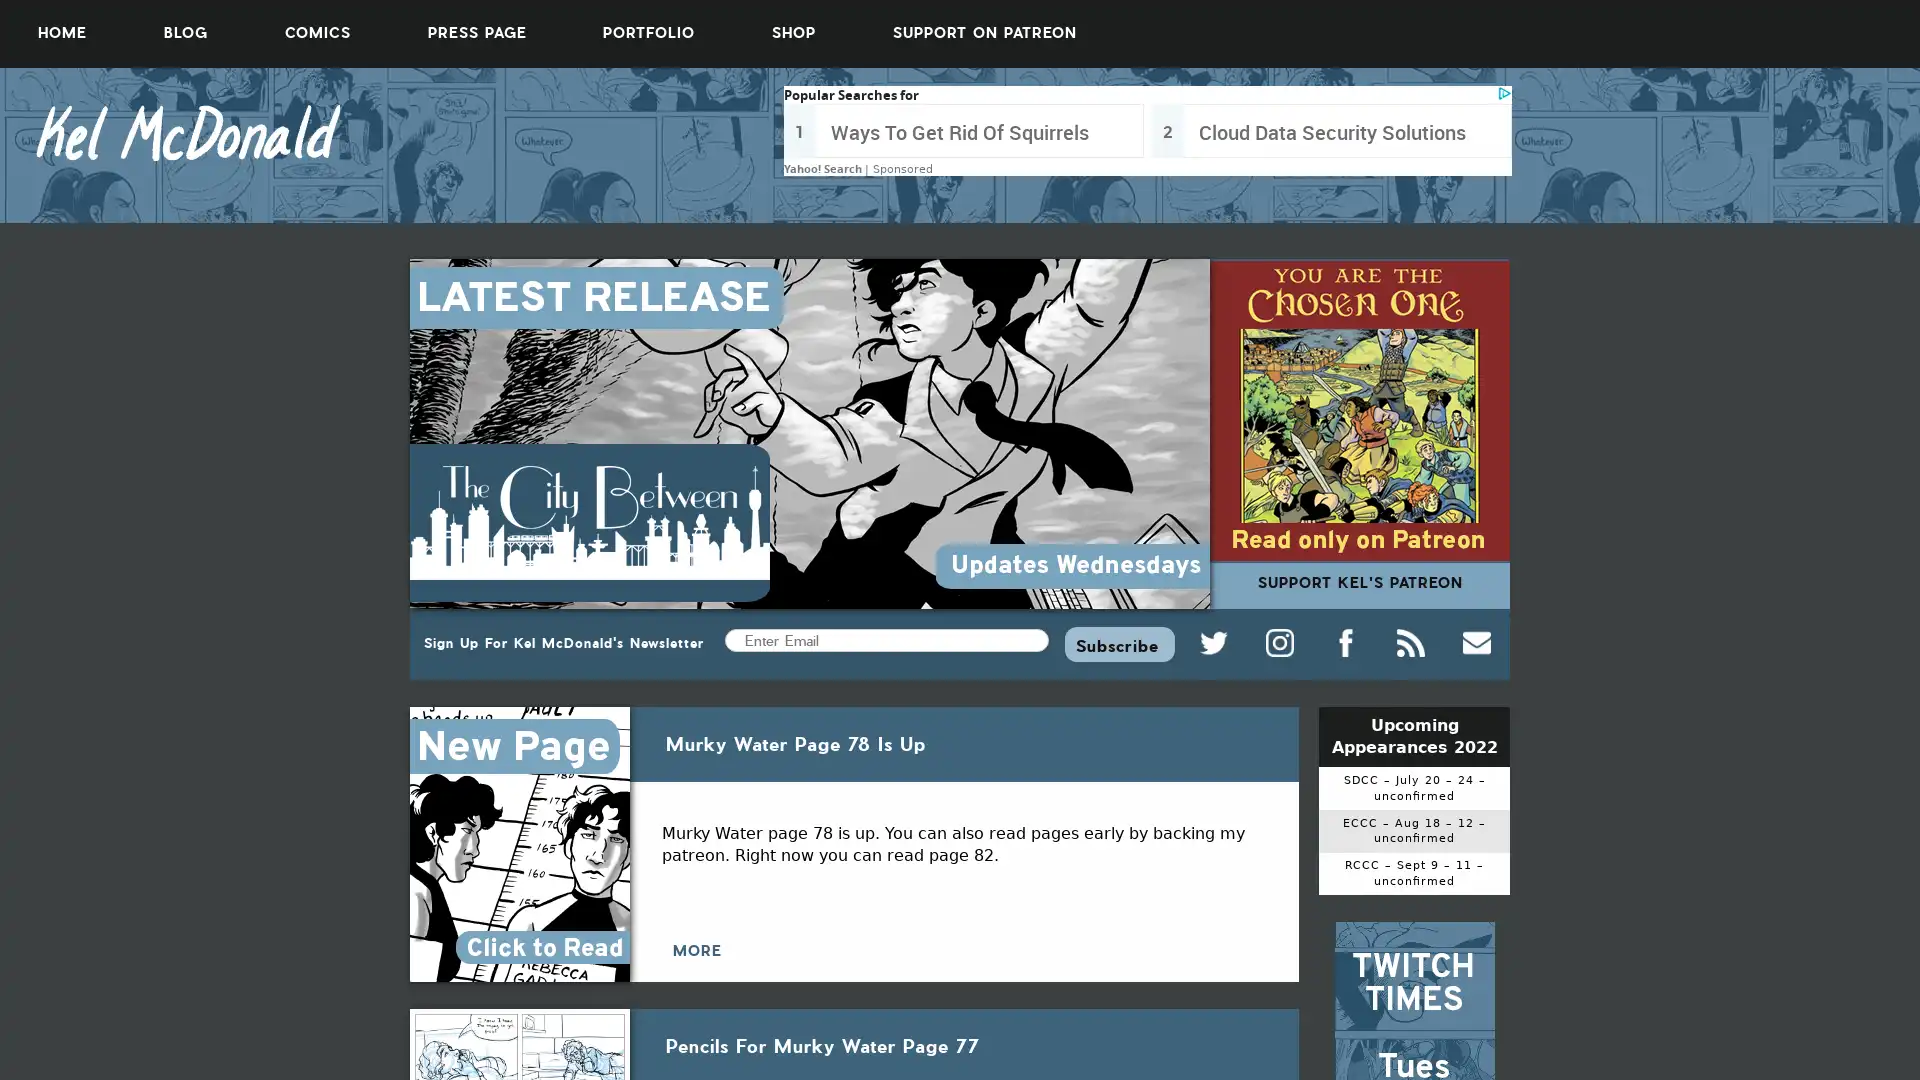 The image size is (1920, 1080). What do you see at coordinates (1118, 643) in the screenshot?
I see `Subscribe` at bounding box center [1118, 643].